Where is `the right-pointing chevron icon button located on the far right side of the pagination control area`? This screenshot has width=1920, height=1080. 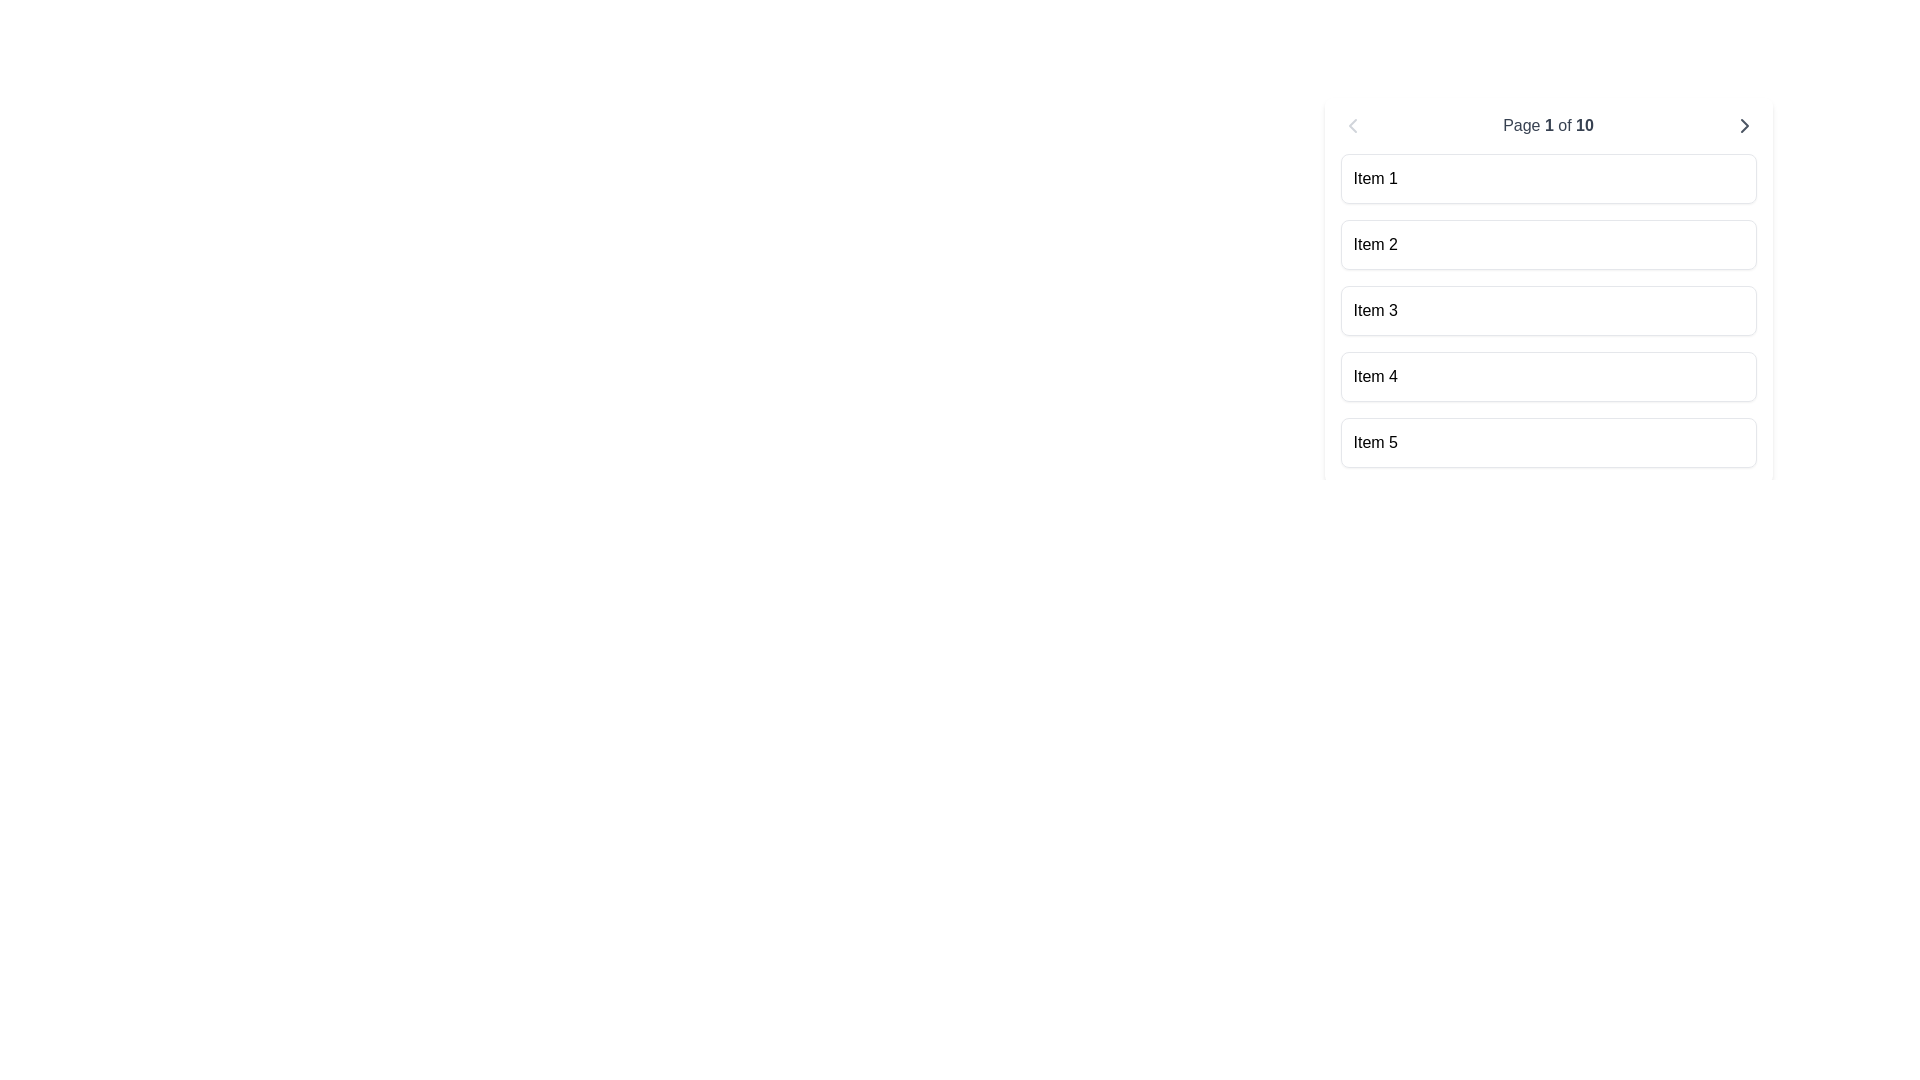 the right-pointing chevron icon button located on the far right side of the pagination control area is located at coordinates (1743, 126).